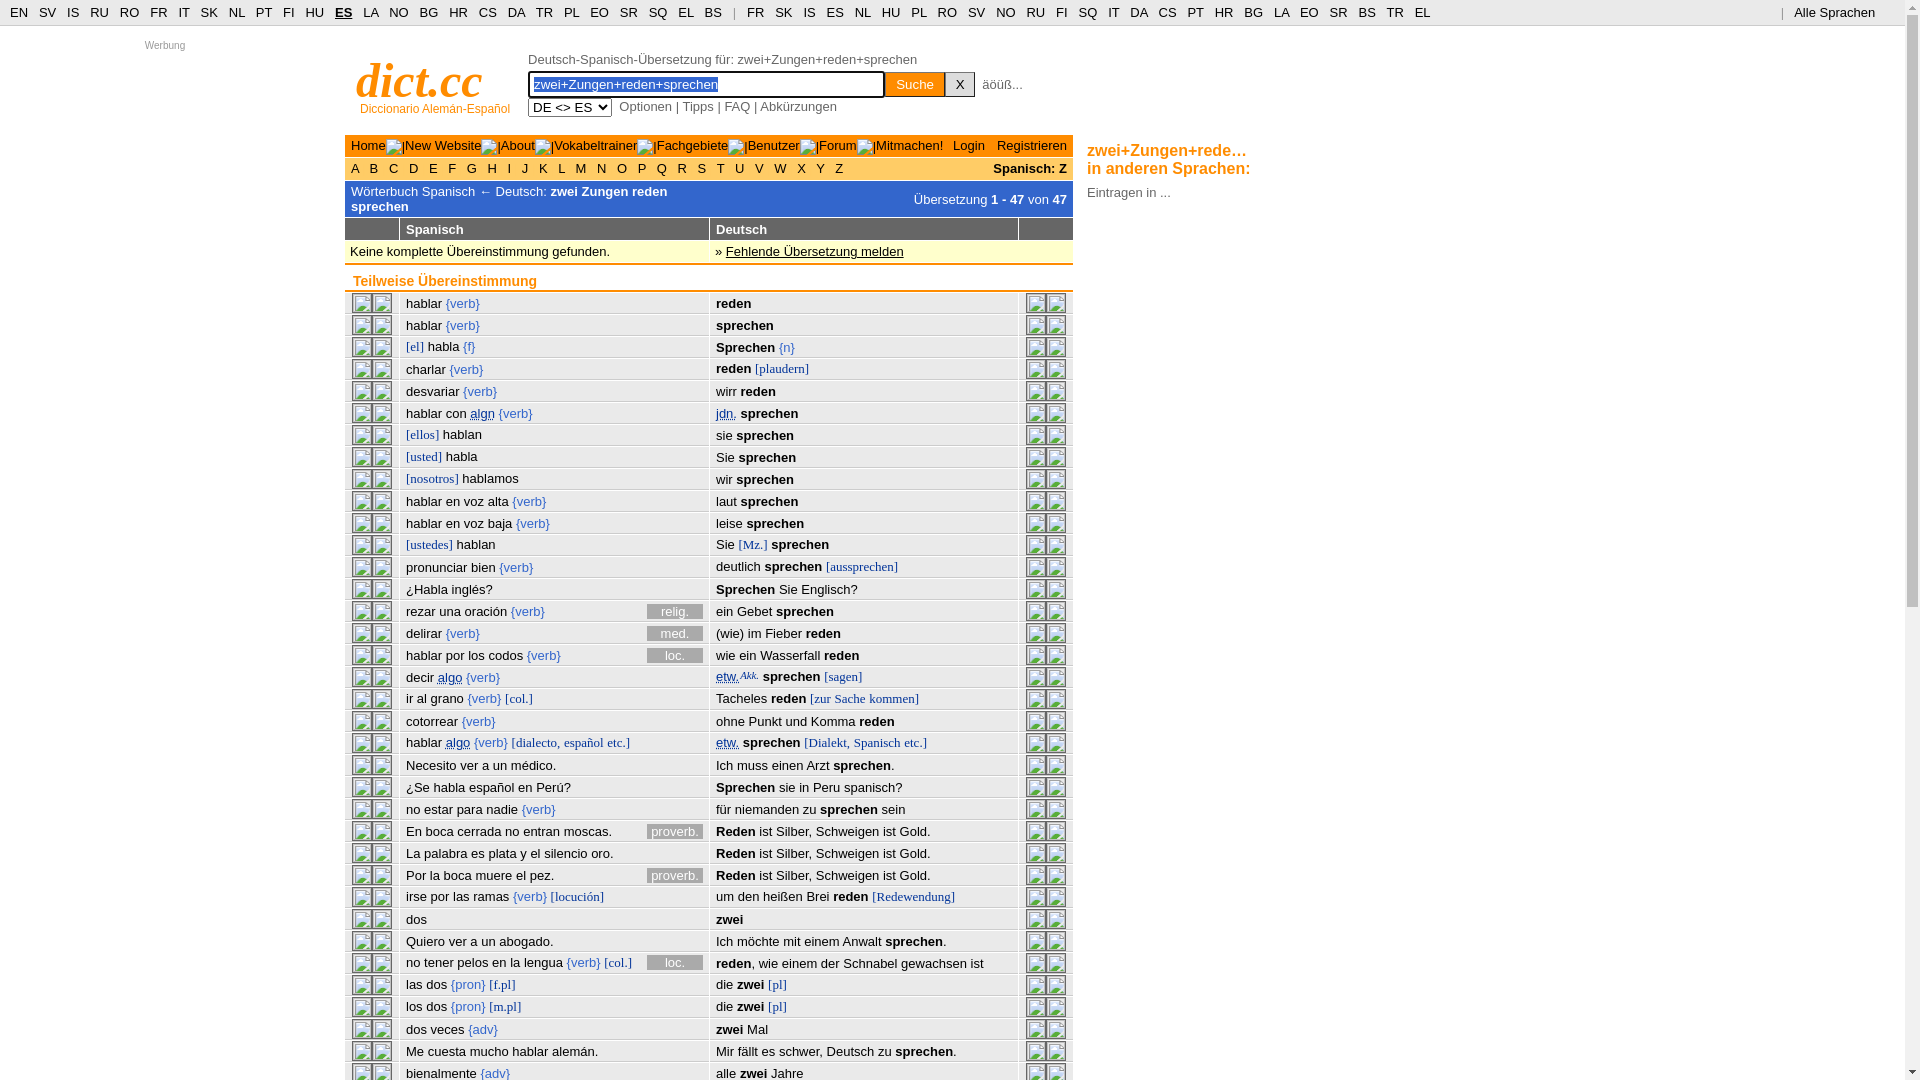 Image resolution: width=1920 pixels, height=1080 pixels. I want to click on 'RO', so click(128, 12).